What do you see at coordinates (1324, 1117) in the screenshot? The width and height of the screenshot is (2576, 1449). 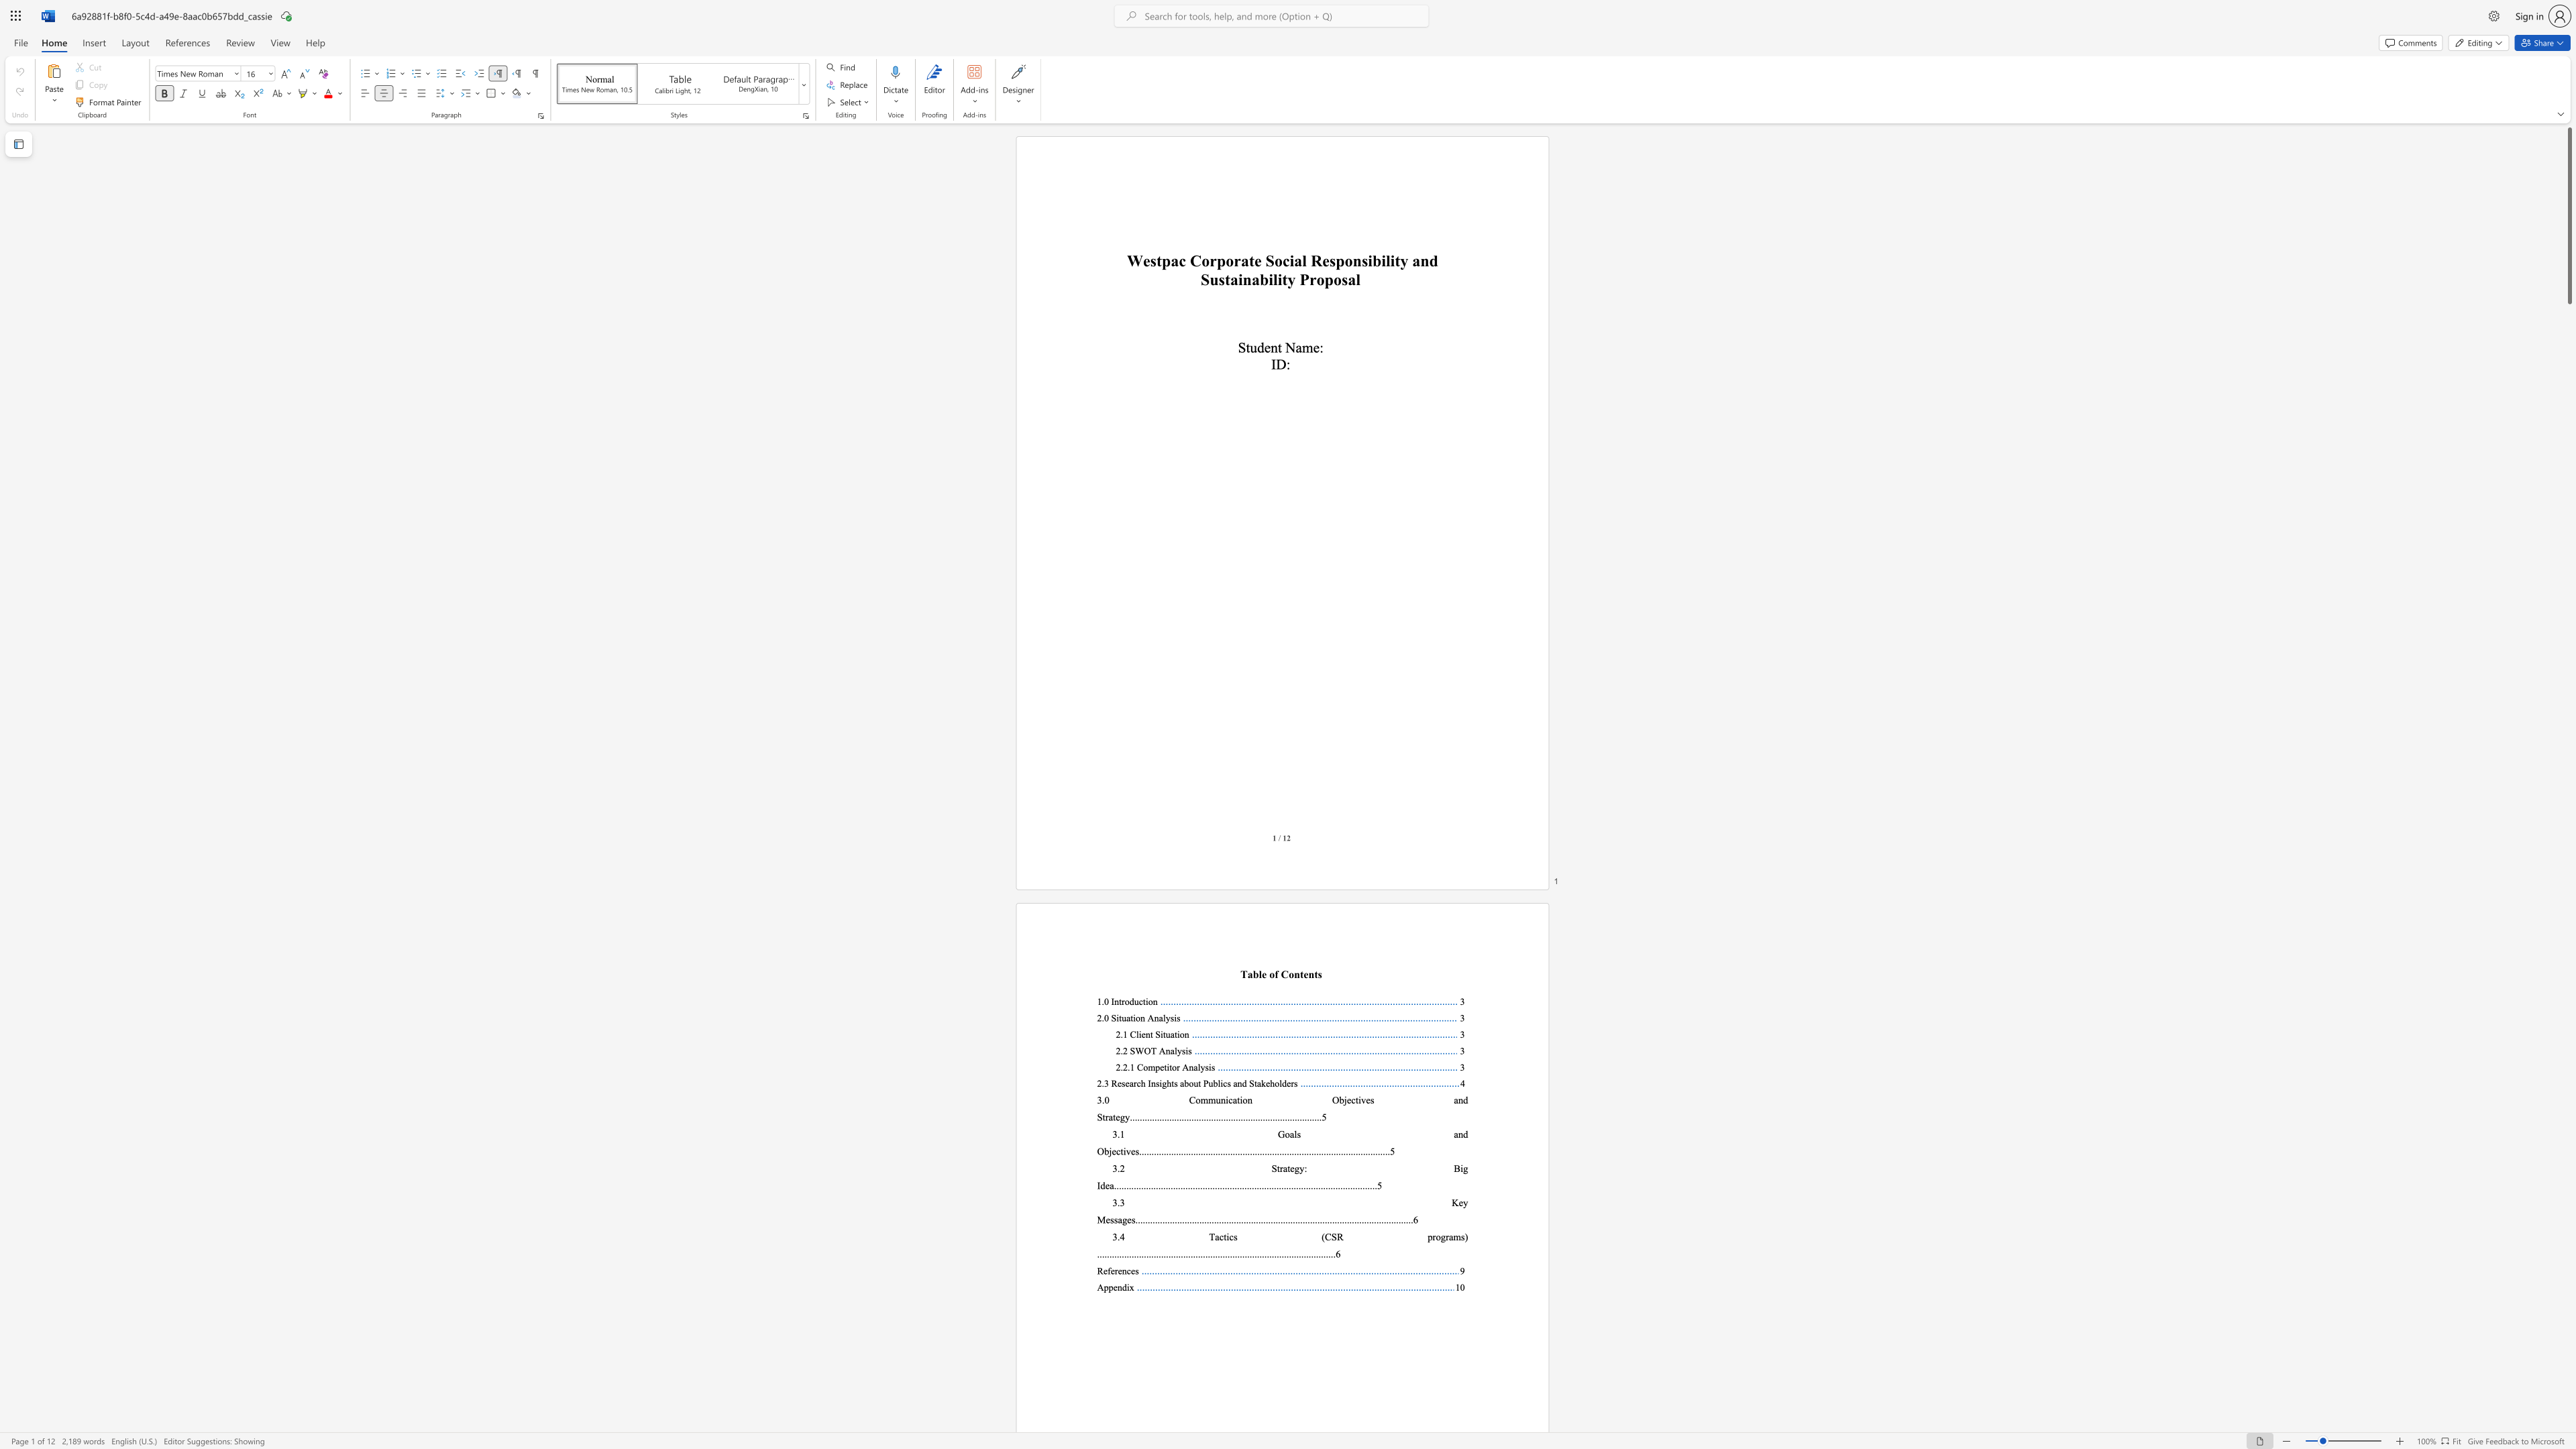 I see `the 1th character "5" in the text` at bounding box center [1324, 1117].